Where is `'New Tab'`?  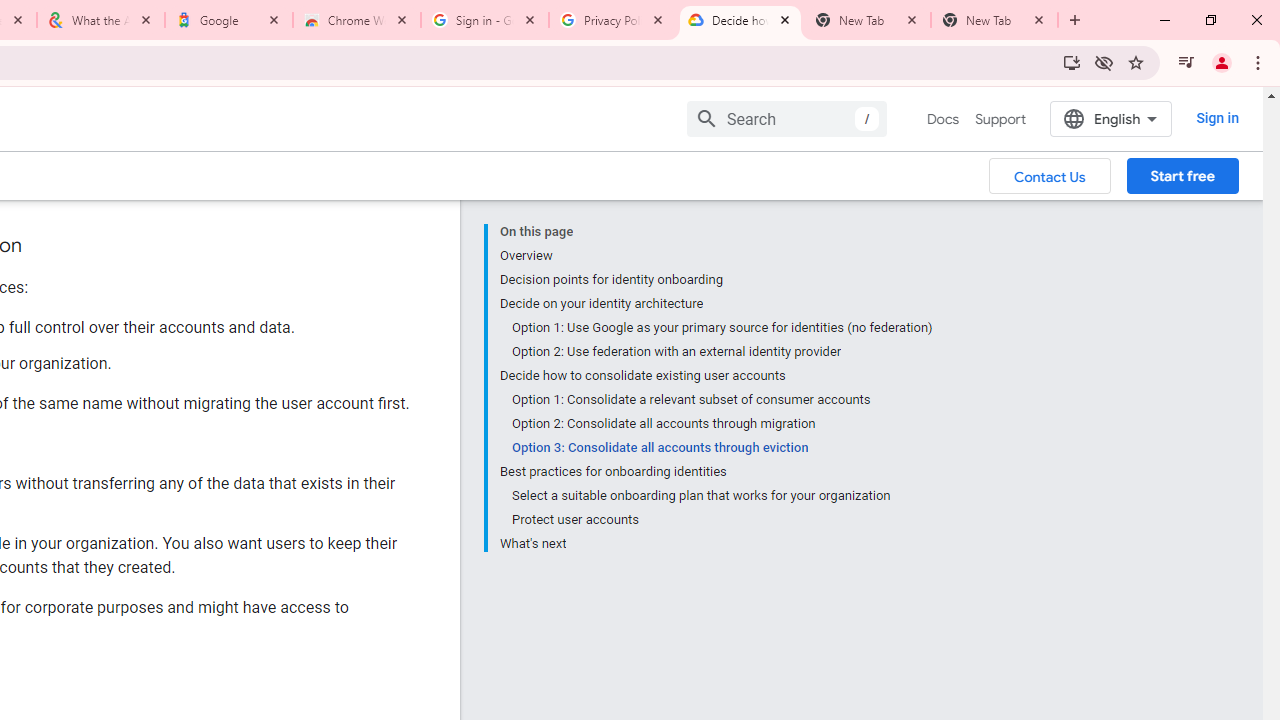
'New Tab' is located at coordinates (994, 20).